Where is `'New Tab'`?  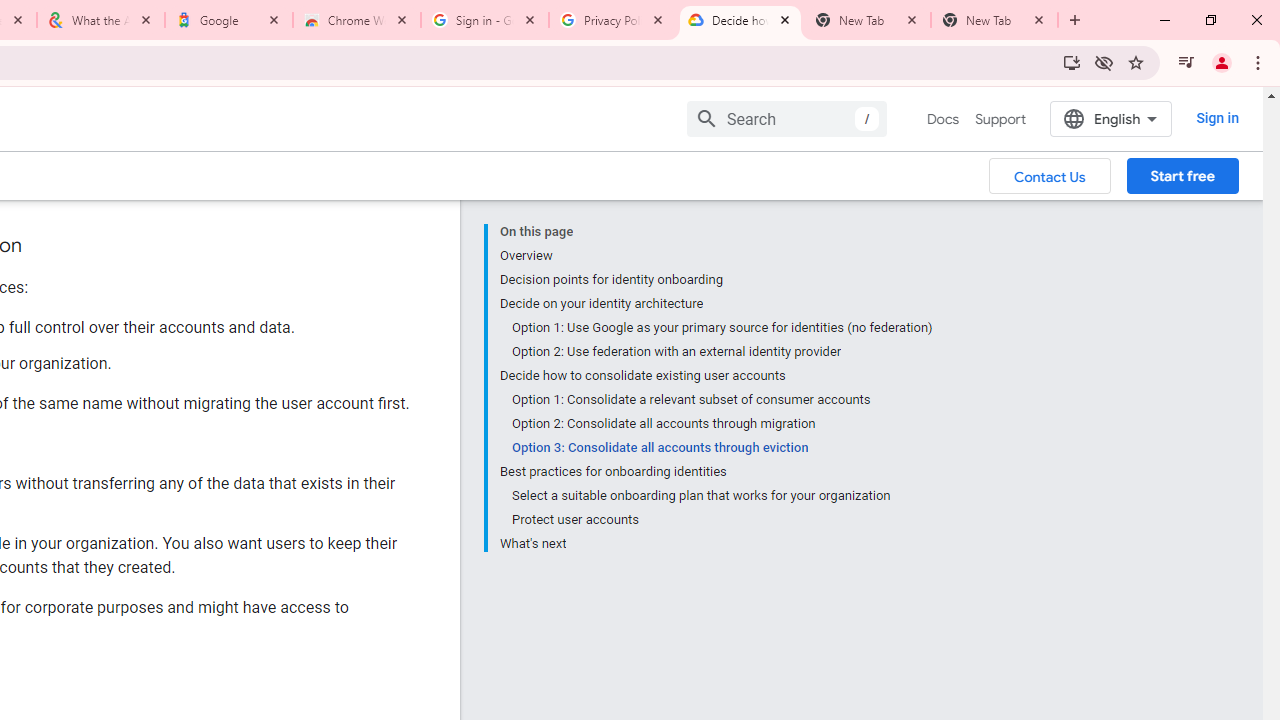
'New Tab' is located at coordinates (994, 20).